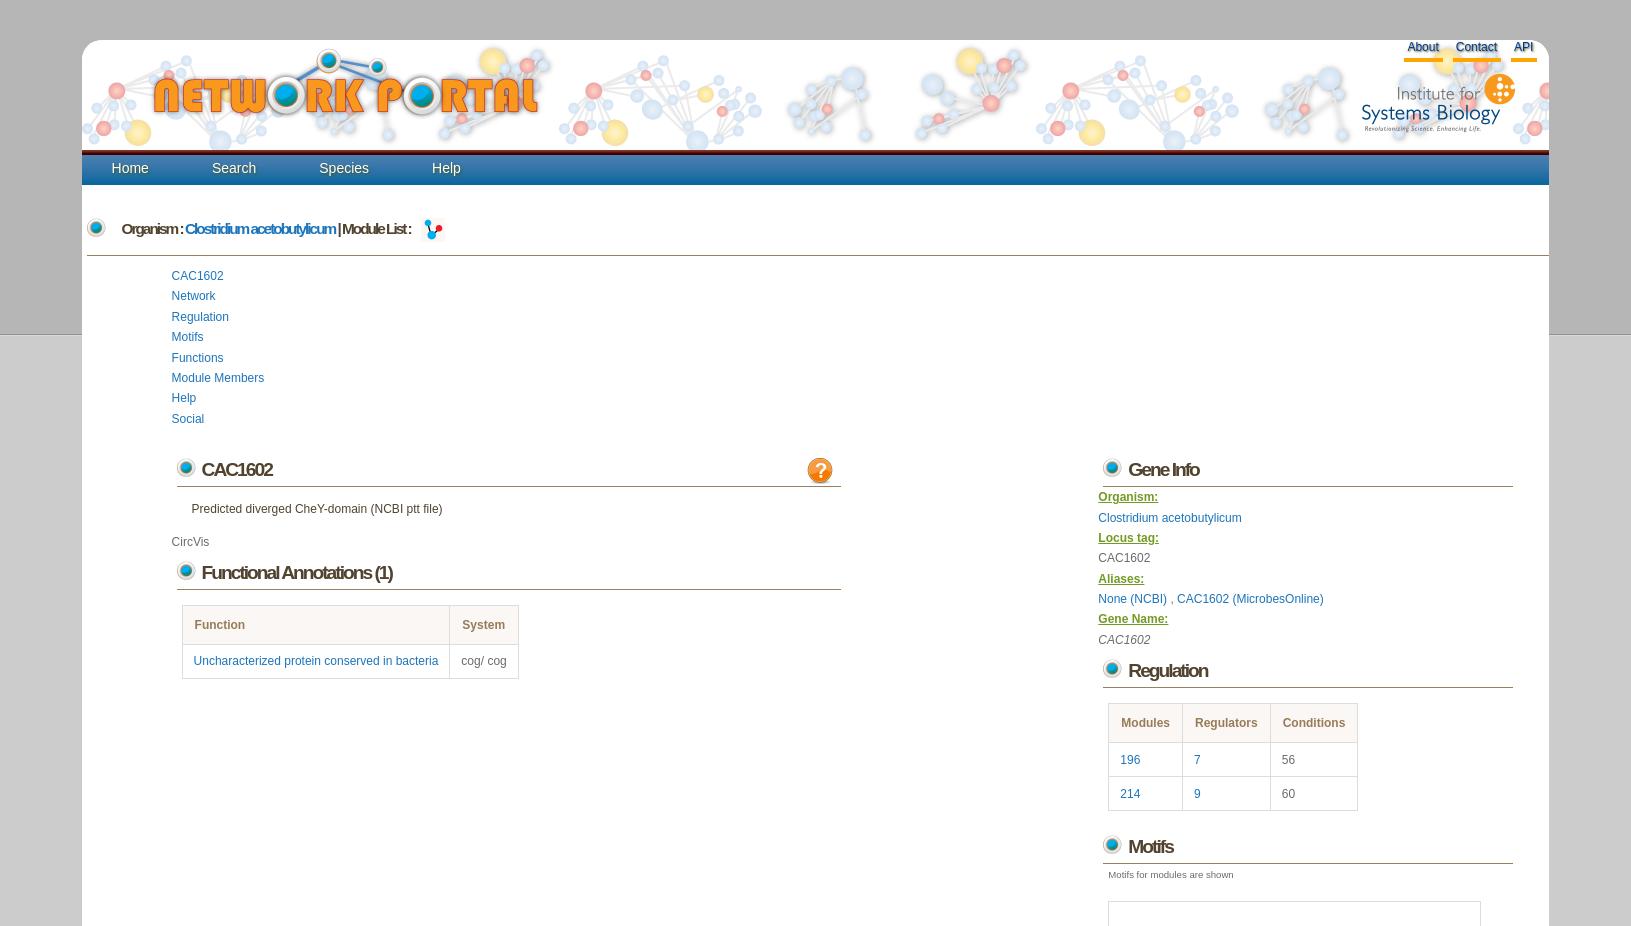  What do you see at coordinates (183, 397) in the screenshot?
I see `'Help'` at bounding box center [183, 397].